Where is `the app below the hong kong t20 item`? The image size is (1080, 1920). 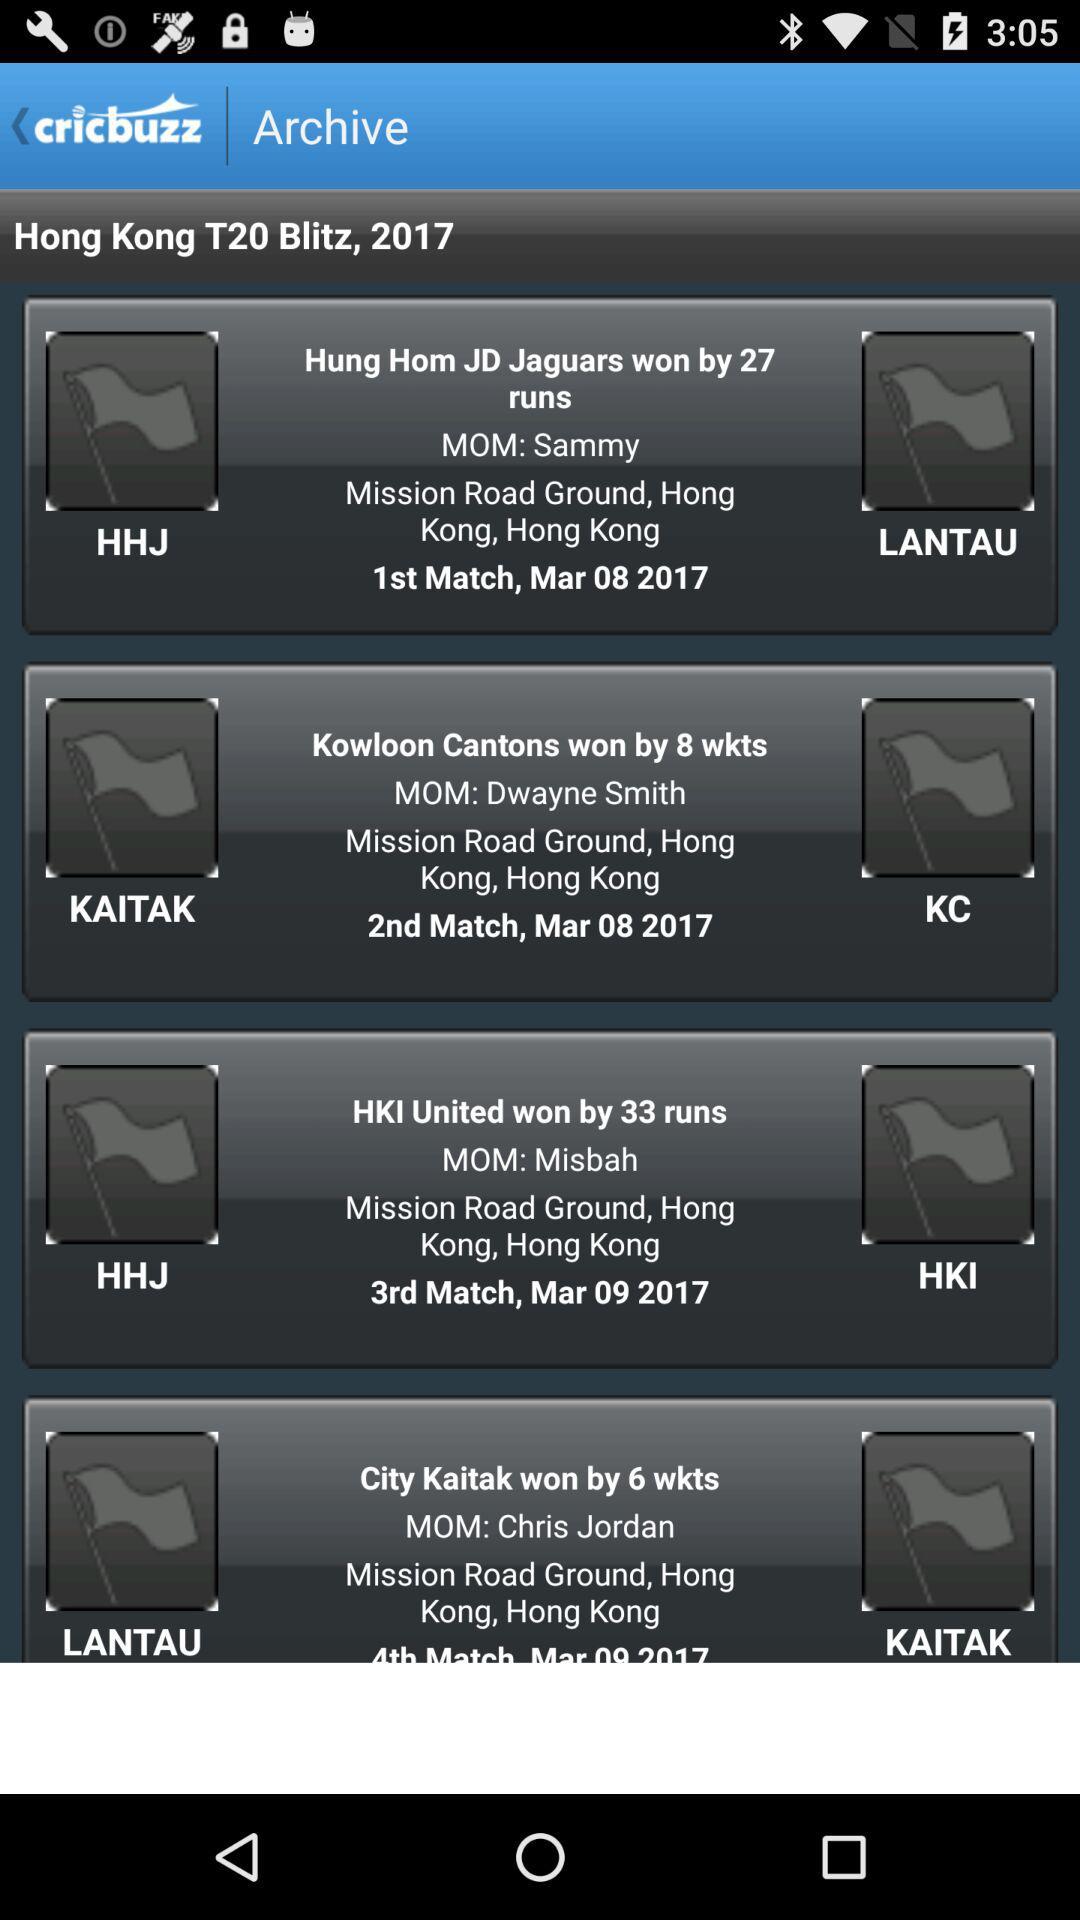 the app below the hong kong t20 item is located at coordinates (540, 377).